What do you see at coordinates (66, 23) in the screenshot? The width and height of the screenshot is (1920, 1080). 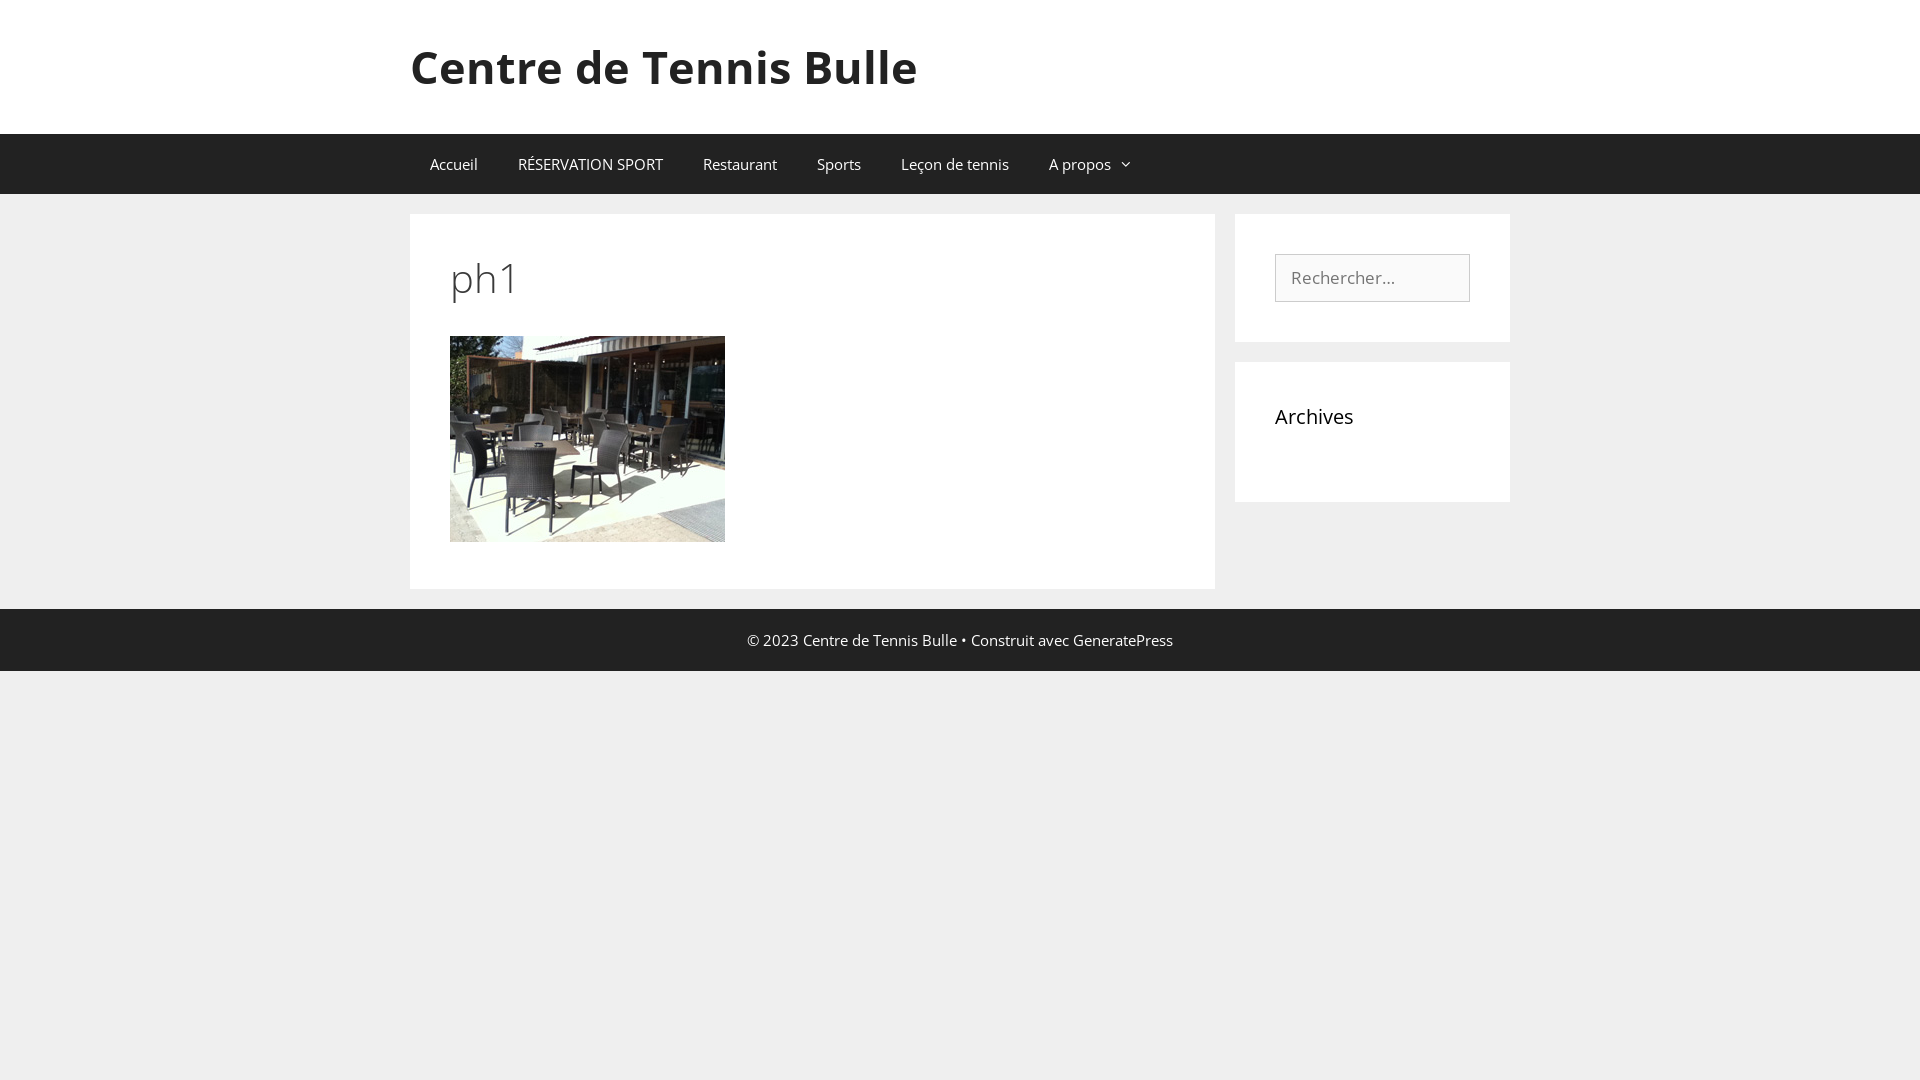 I see `'Rechercher'` at bounding box center [66, 23].